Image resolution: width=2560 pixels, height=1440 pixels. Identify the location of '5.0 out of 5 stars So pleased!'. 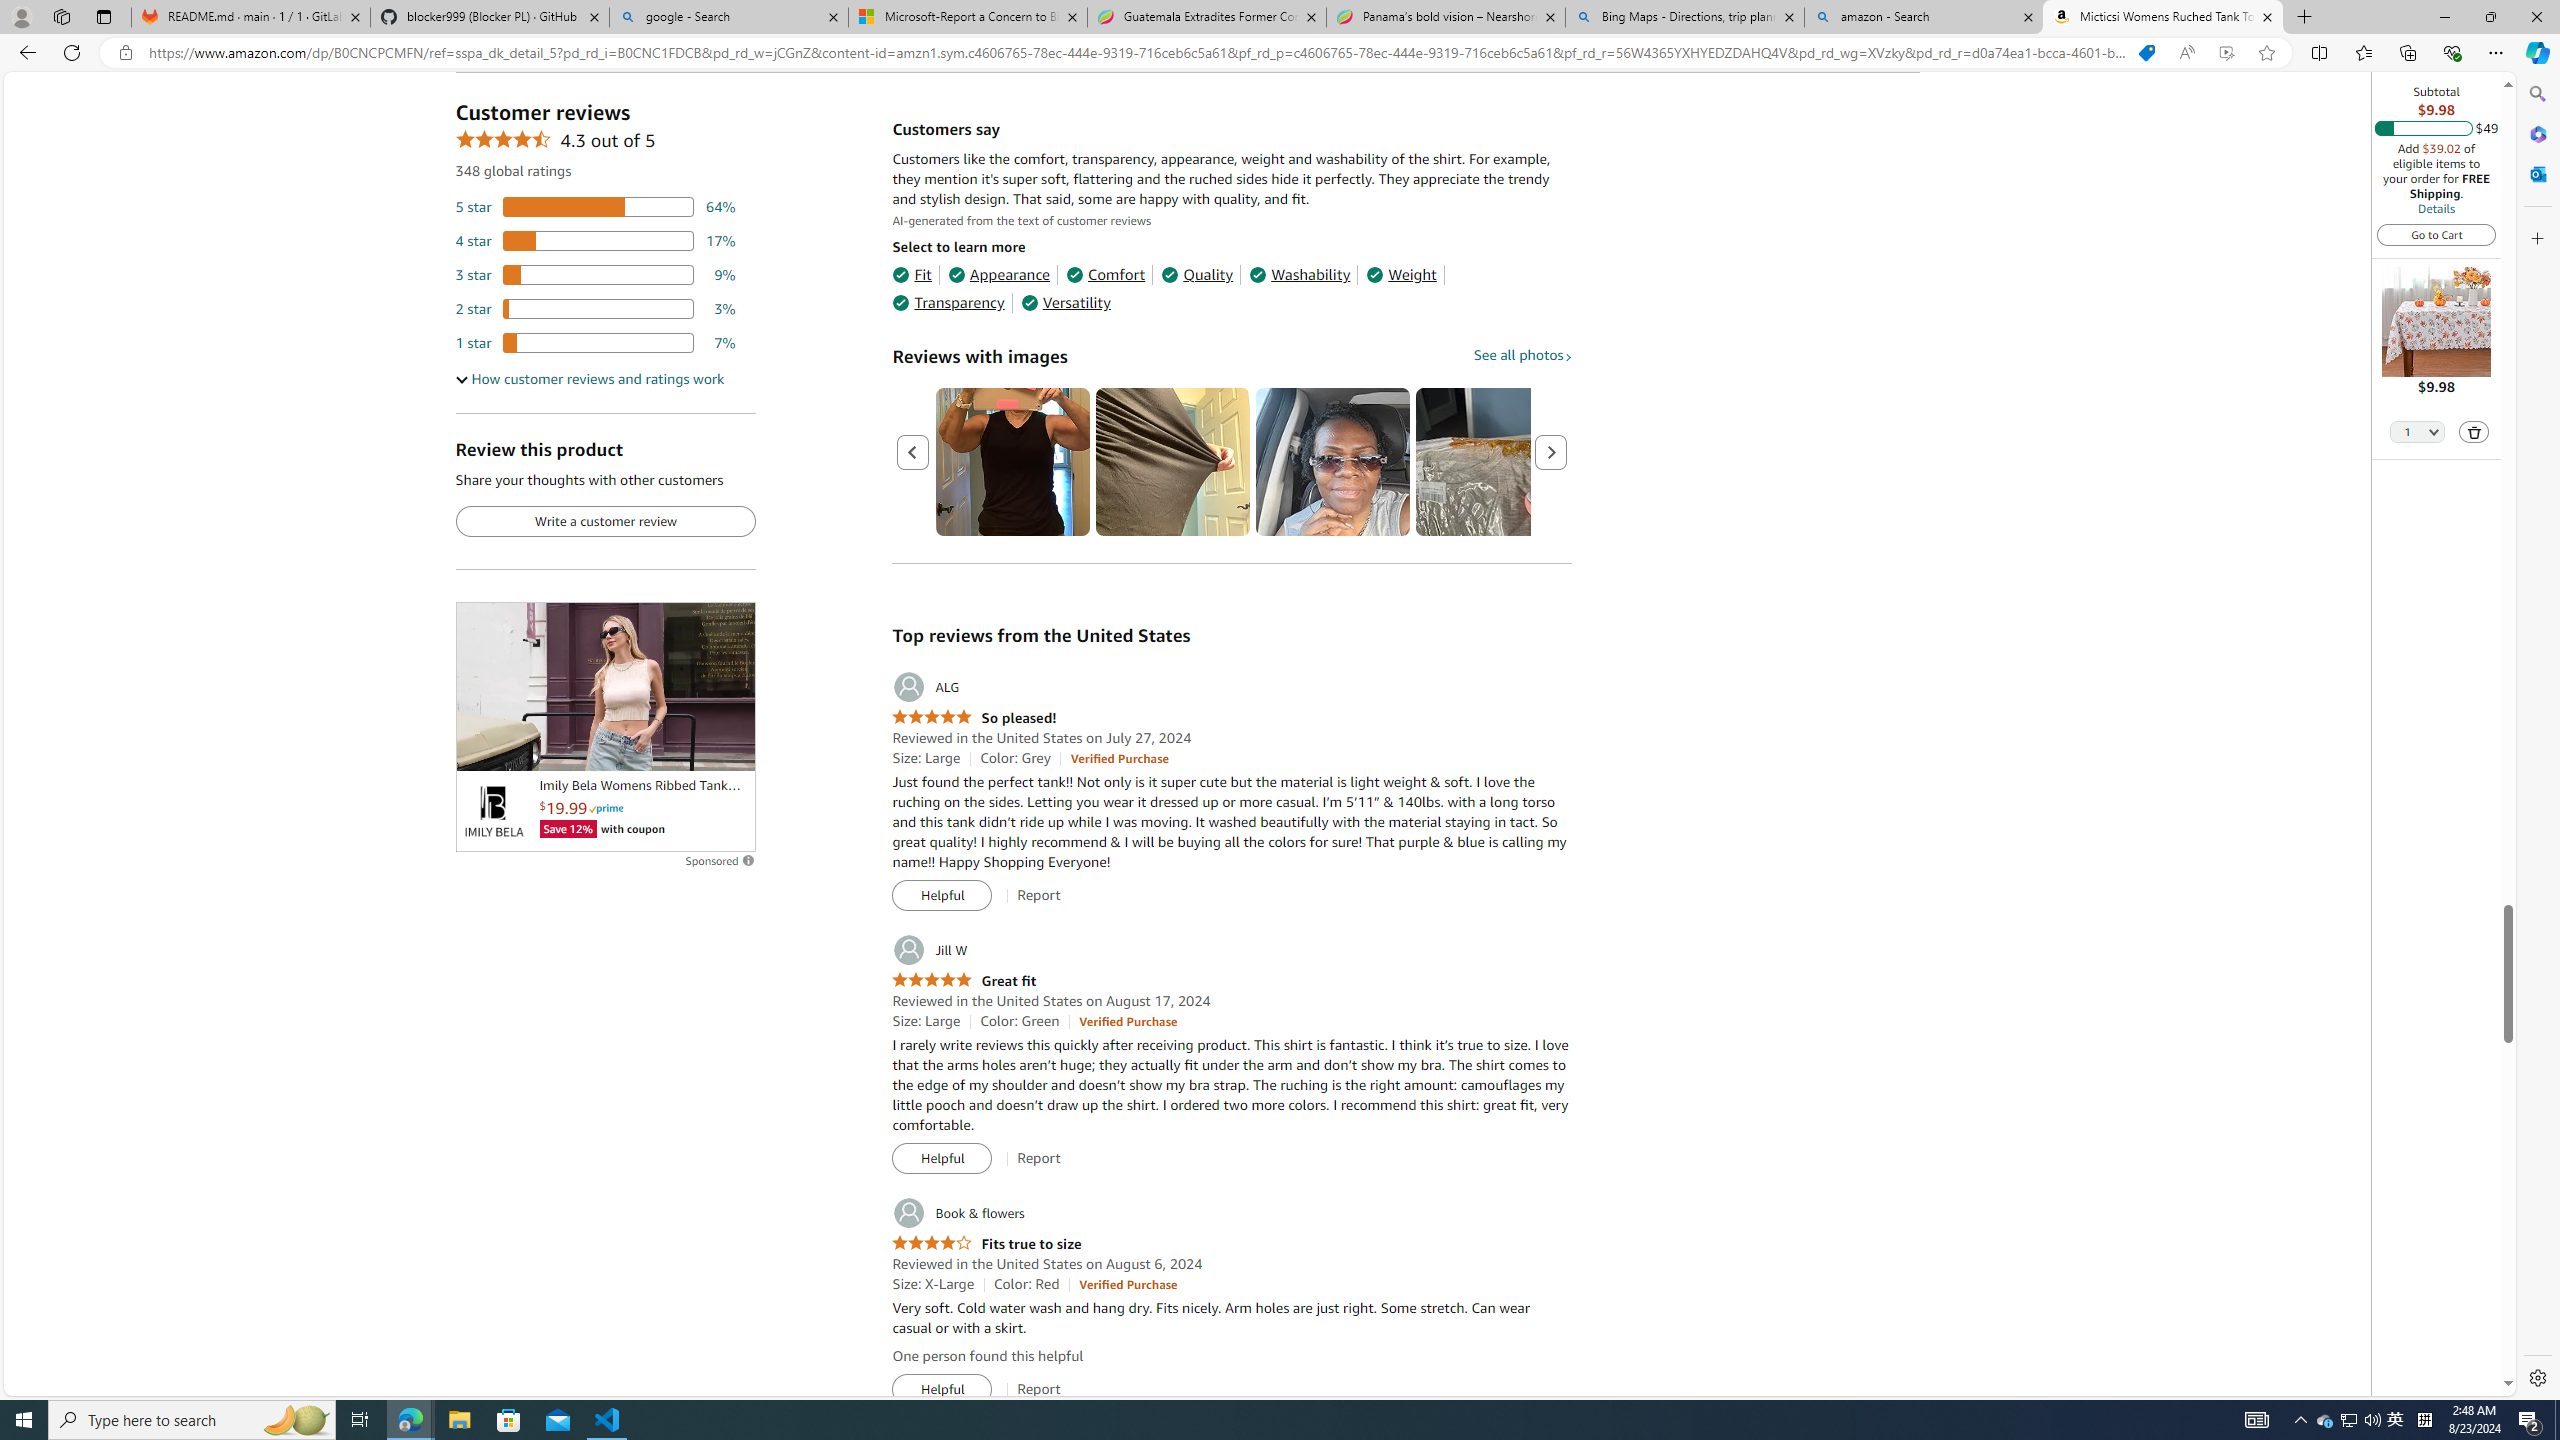
(974, 717).